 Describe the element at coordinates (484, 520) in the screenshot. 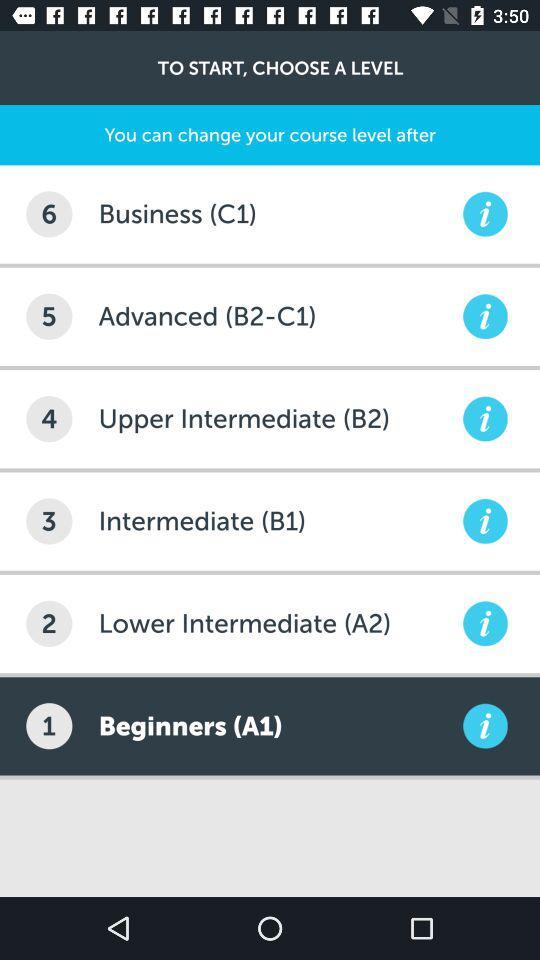

I see `help option` at that location.